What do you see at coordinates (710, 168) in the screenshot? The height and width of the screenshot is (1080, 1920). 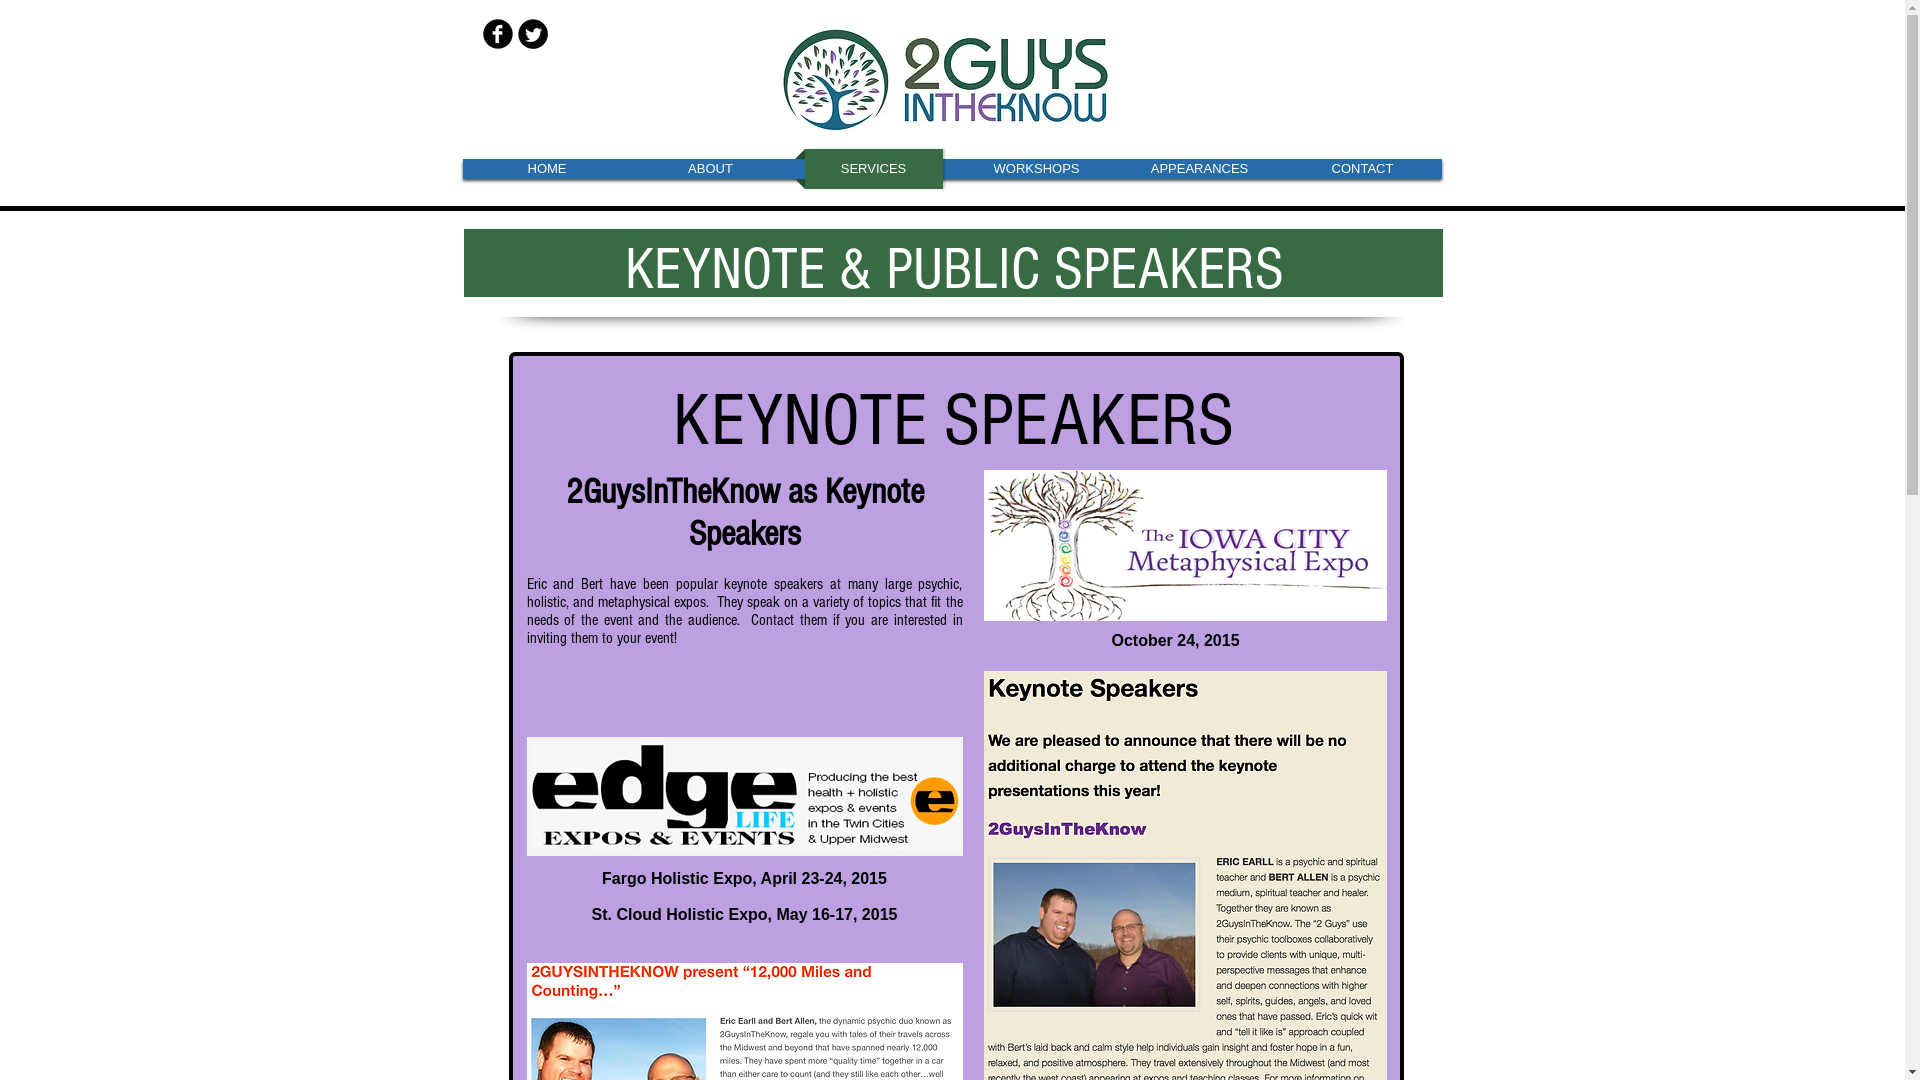 I see `'ABOUT'` at bounding box center [710, 168].